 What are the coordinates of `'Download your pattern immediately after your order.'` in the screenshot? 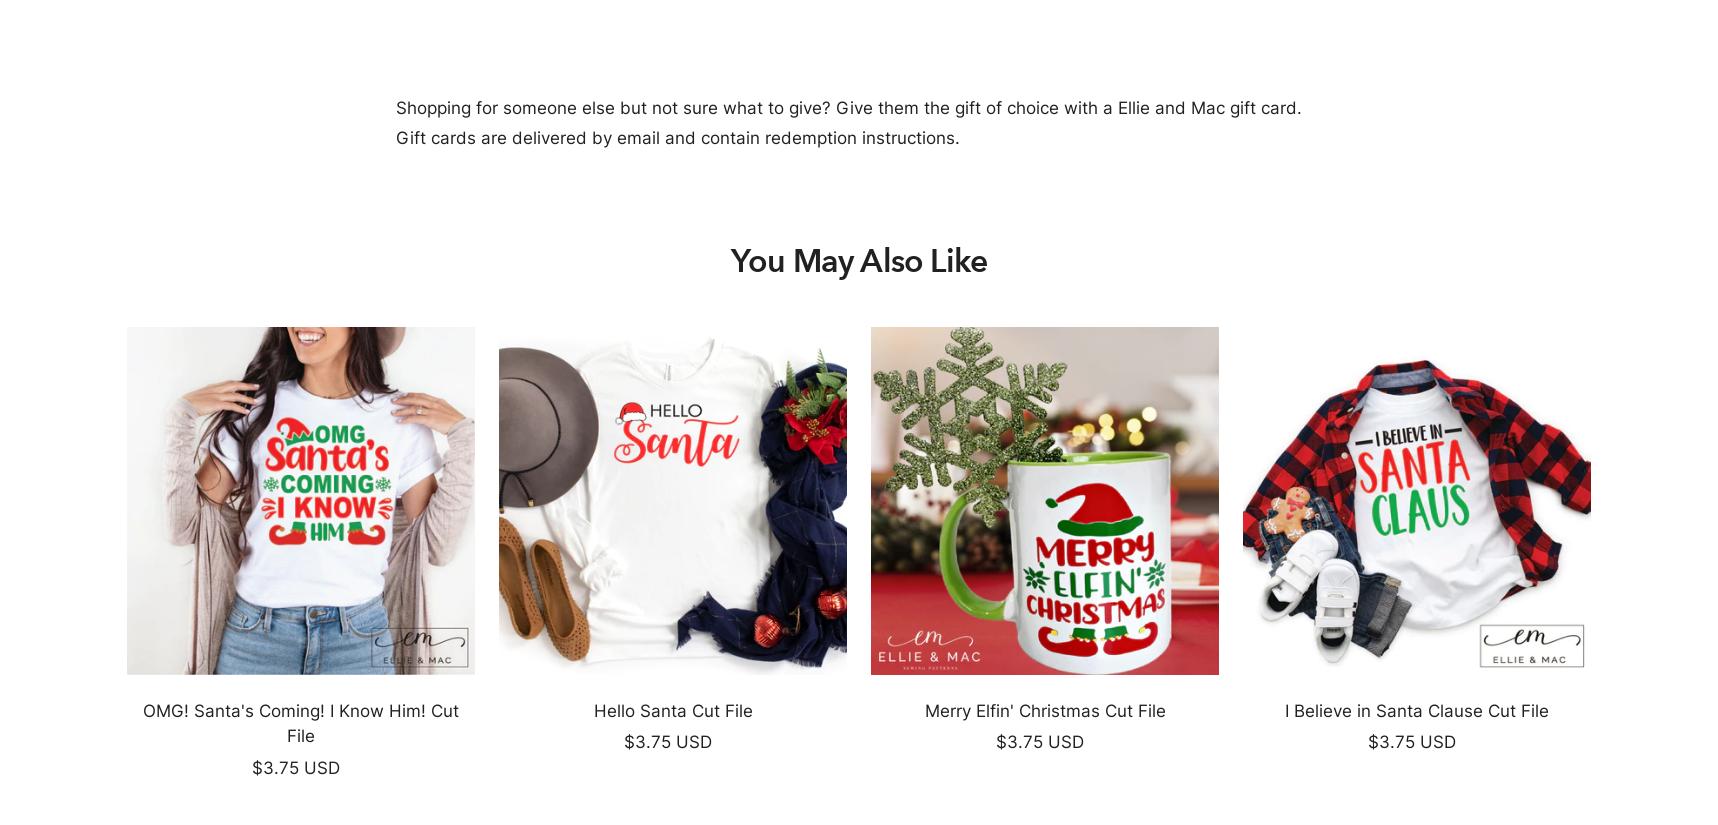 It's located at (409, 684).